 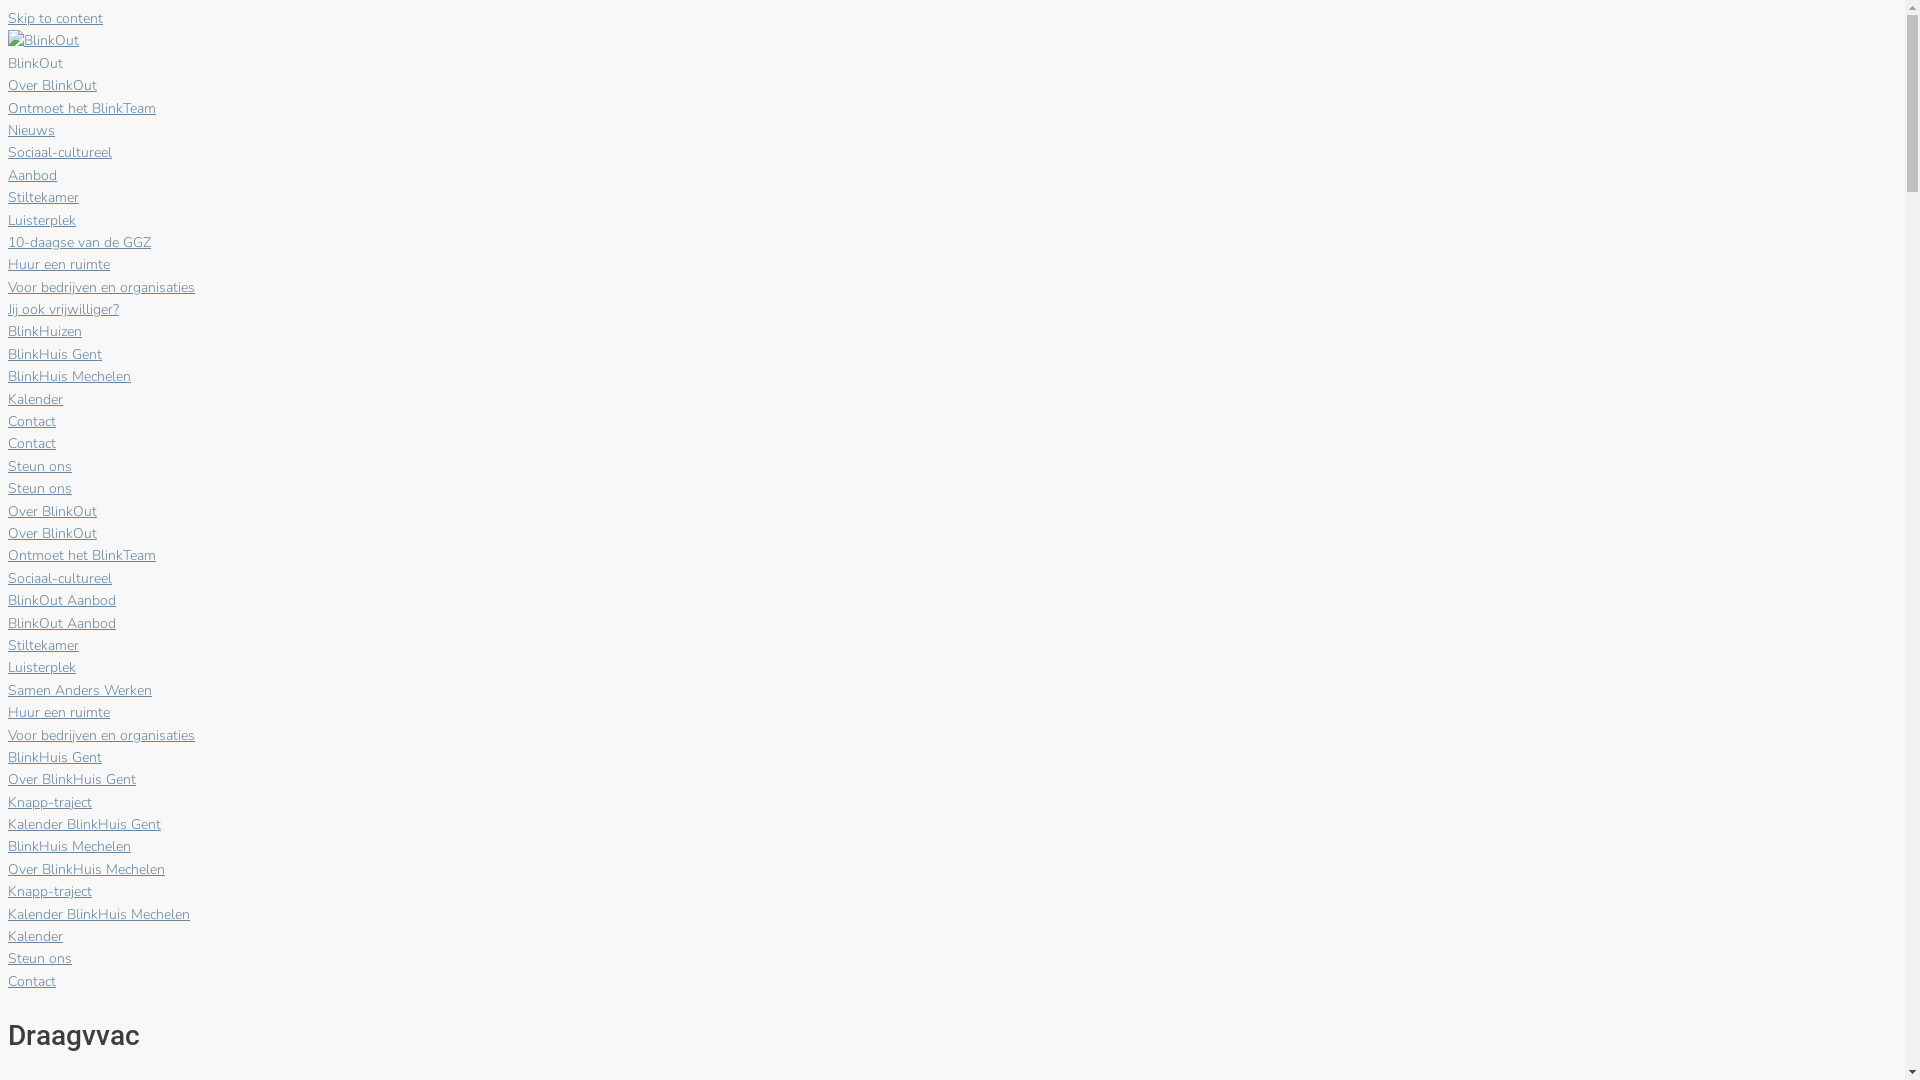 What do you see at coordinates (35, 399) in the screenshot?
I see `'Kalender'` at bounding box center [35, 399].